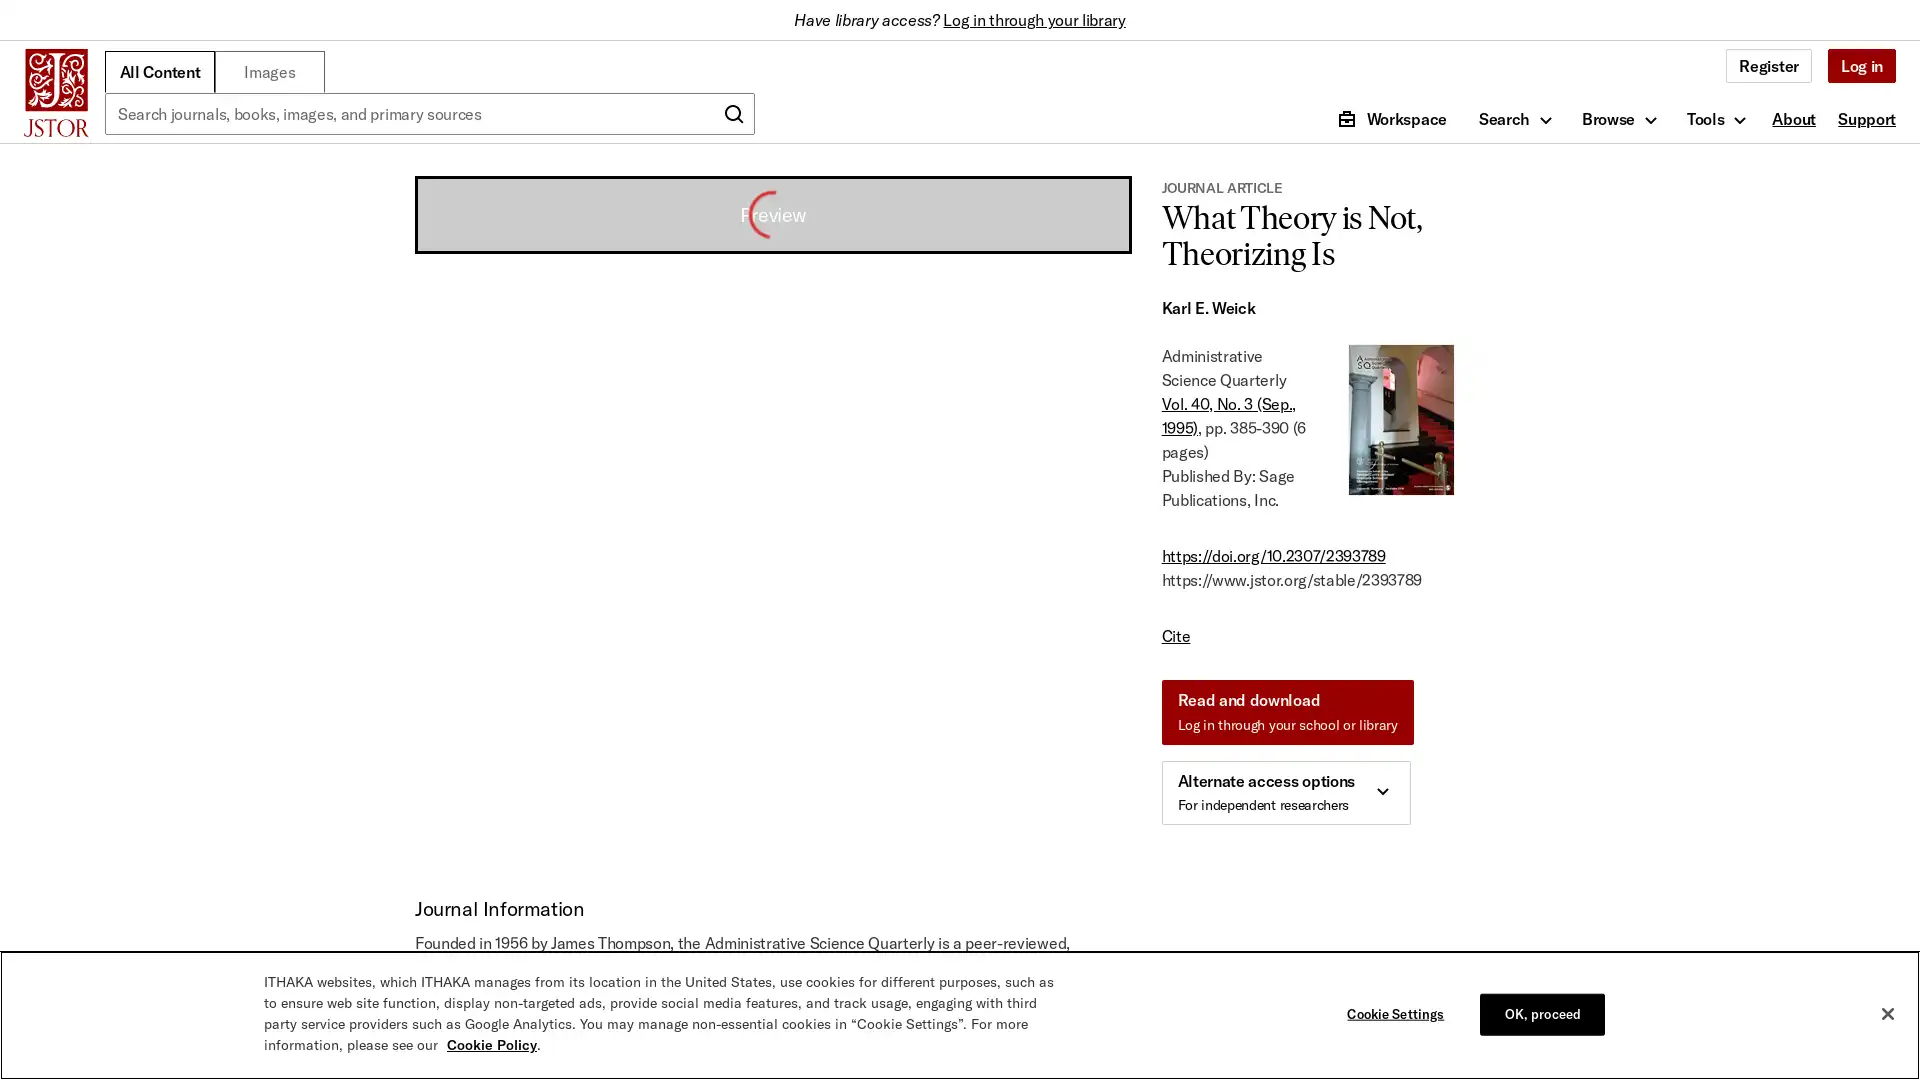 This screenshot has height=1080, width=1920. What do you see at coordinates (733, 114) in the screenshot?
I see `Submit search` at bounding box center [733, 114].